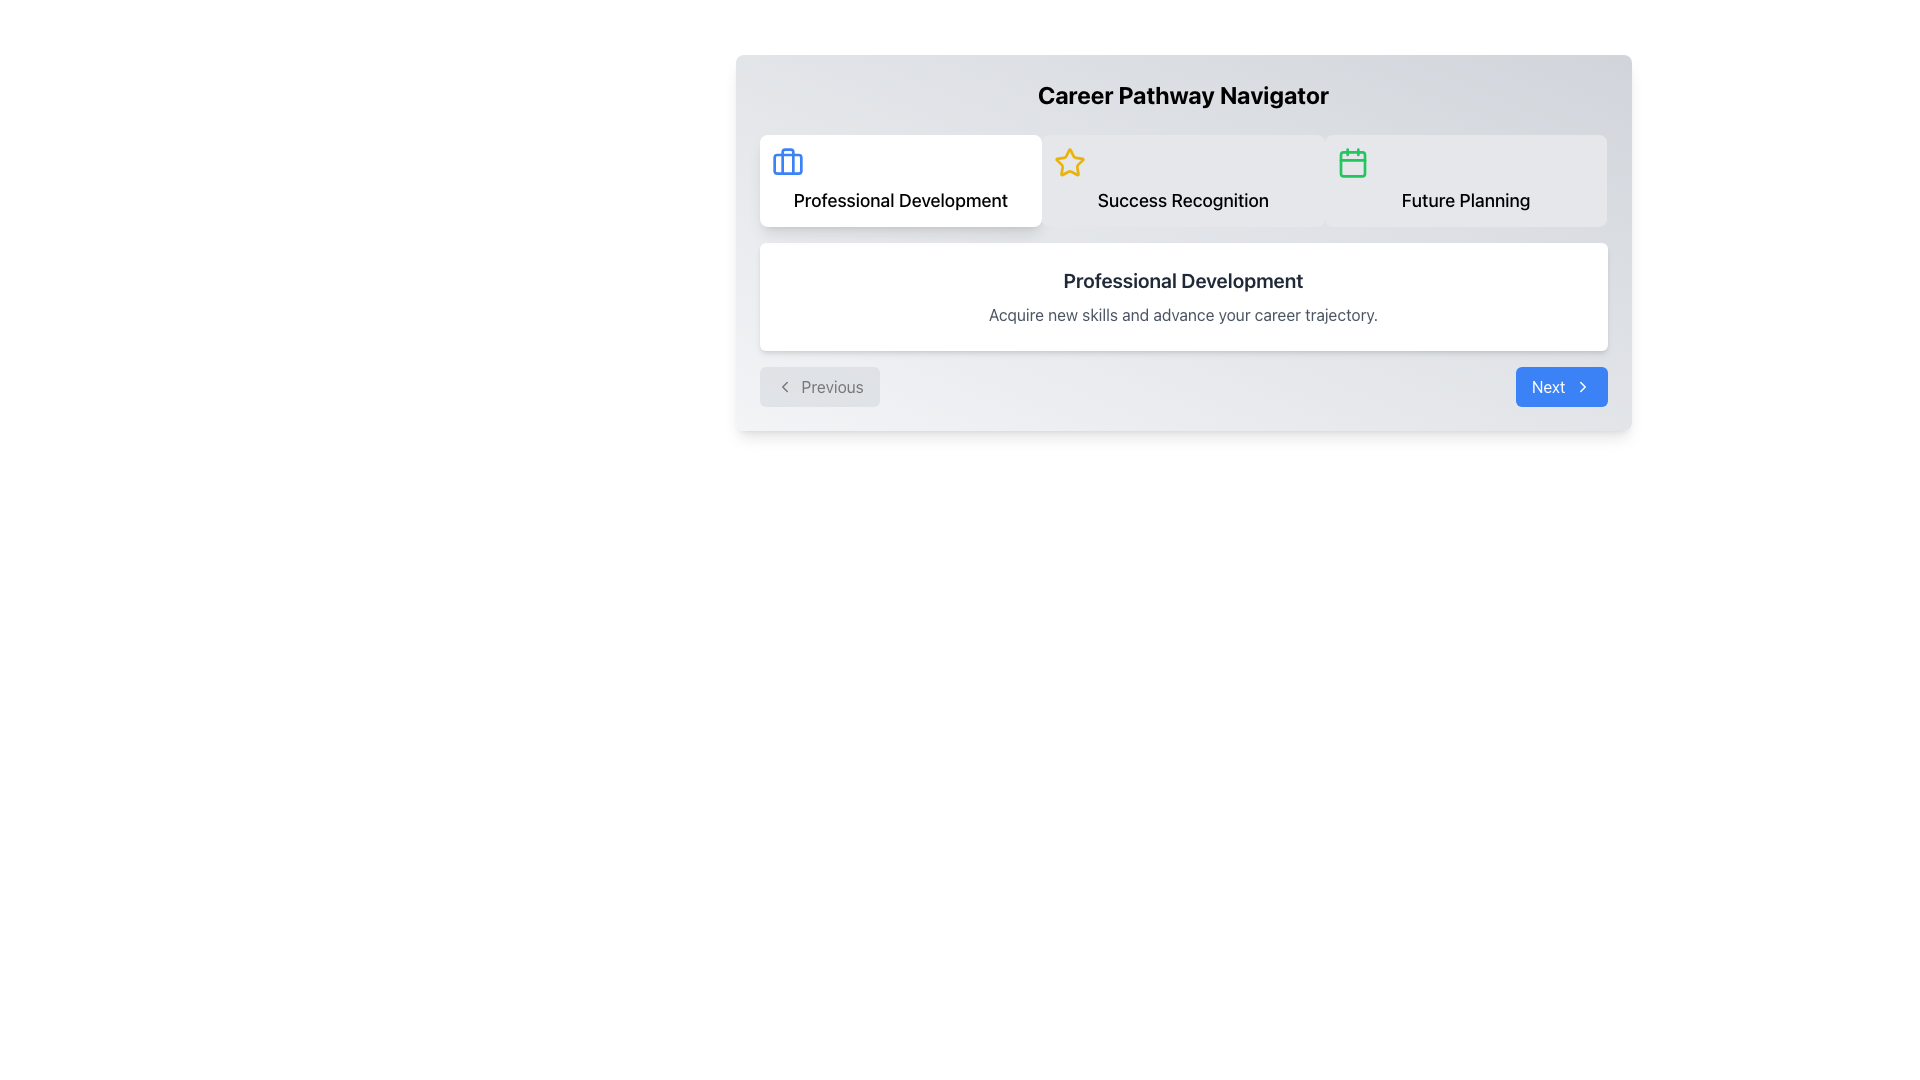 This screenshot has width=1920, height=1080. What do you see at coordinates (819, 386) in the screenshot?
I see `the 'Previous' button with a light grey background and a left-pointing arrow icon` at bounding box center [819, 386].